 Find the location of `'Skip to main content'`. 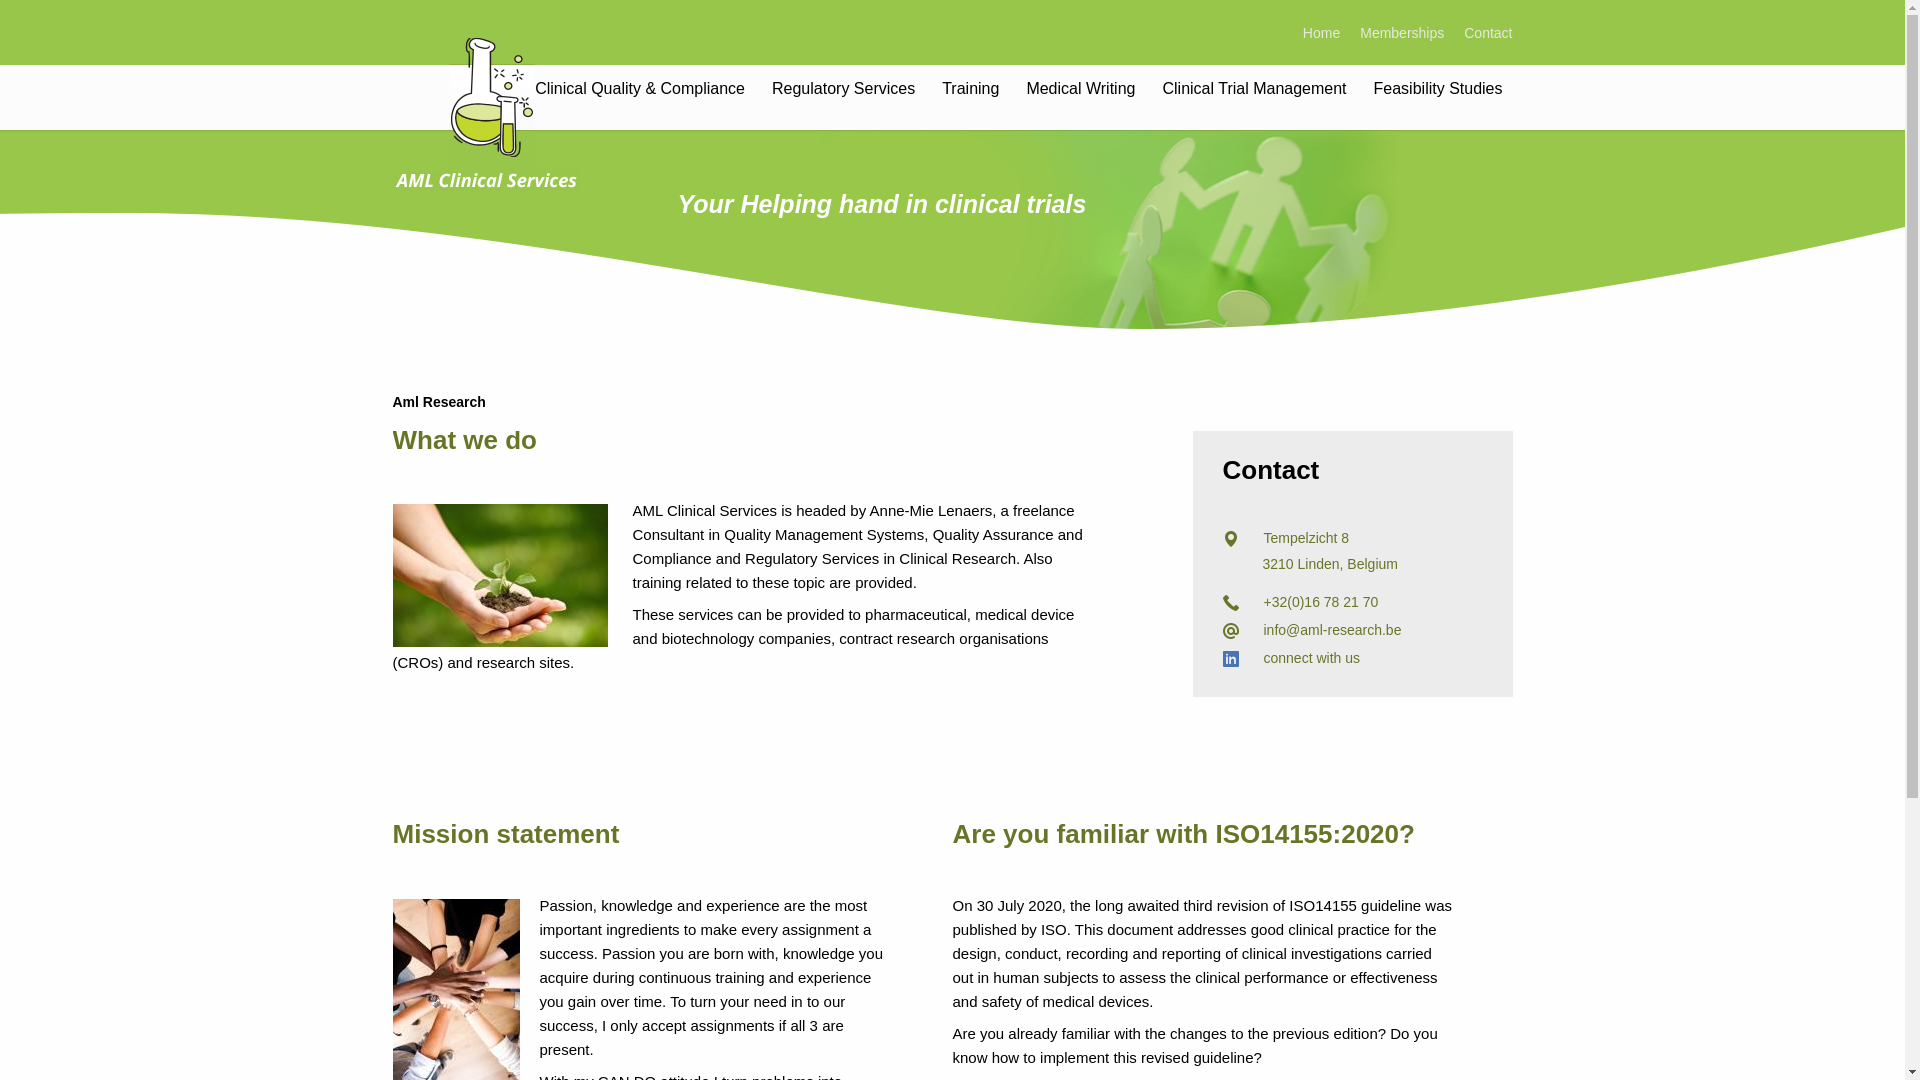

'Skip to main content' is located at coordinates (0, 0).